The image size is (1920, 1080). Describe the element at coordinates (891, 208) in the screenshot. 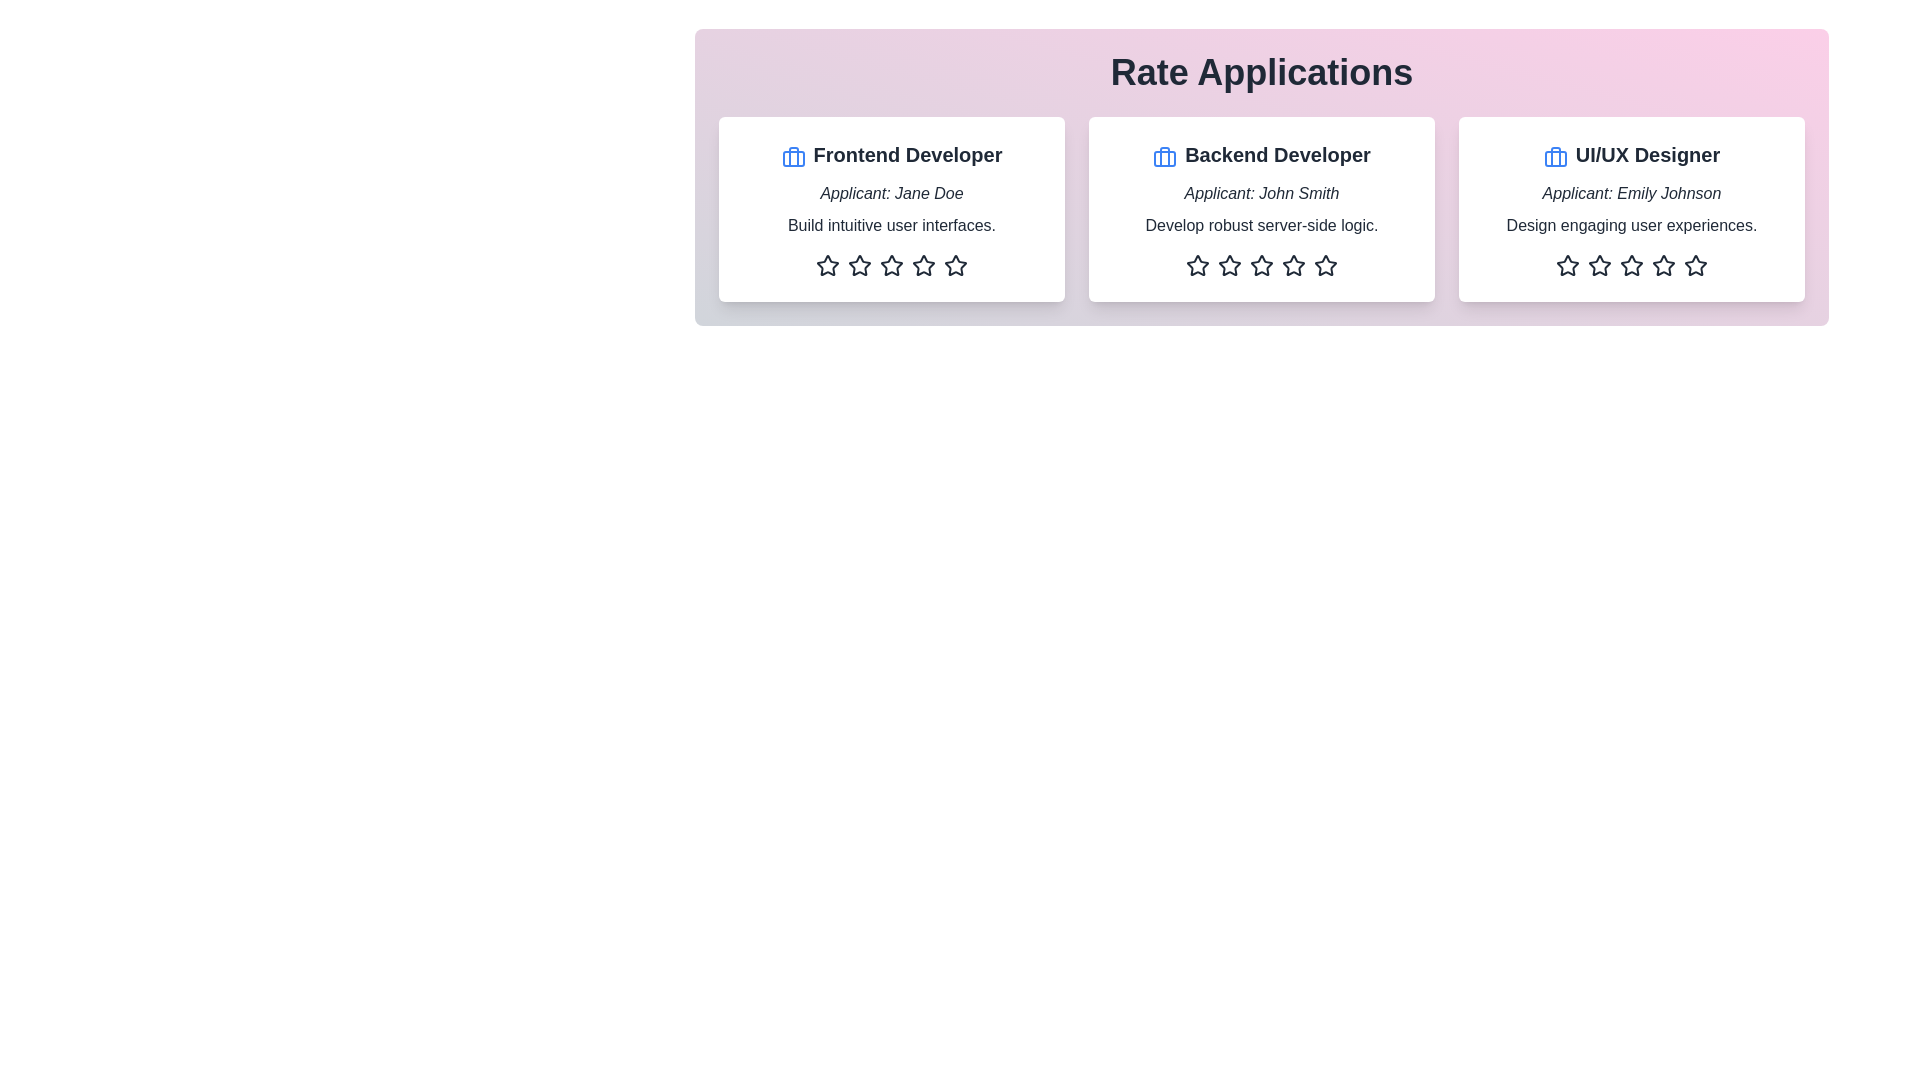

I see `the applicant's card to view their details` at that location.